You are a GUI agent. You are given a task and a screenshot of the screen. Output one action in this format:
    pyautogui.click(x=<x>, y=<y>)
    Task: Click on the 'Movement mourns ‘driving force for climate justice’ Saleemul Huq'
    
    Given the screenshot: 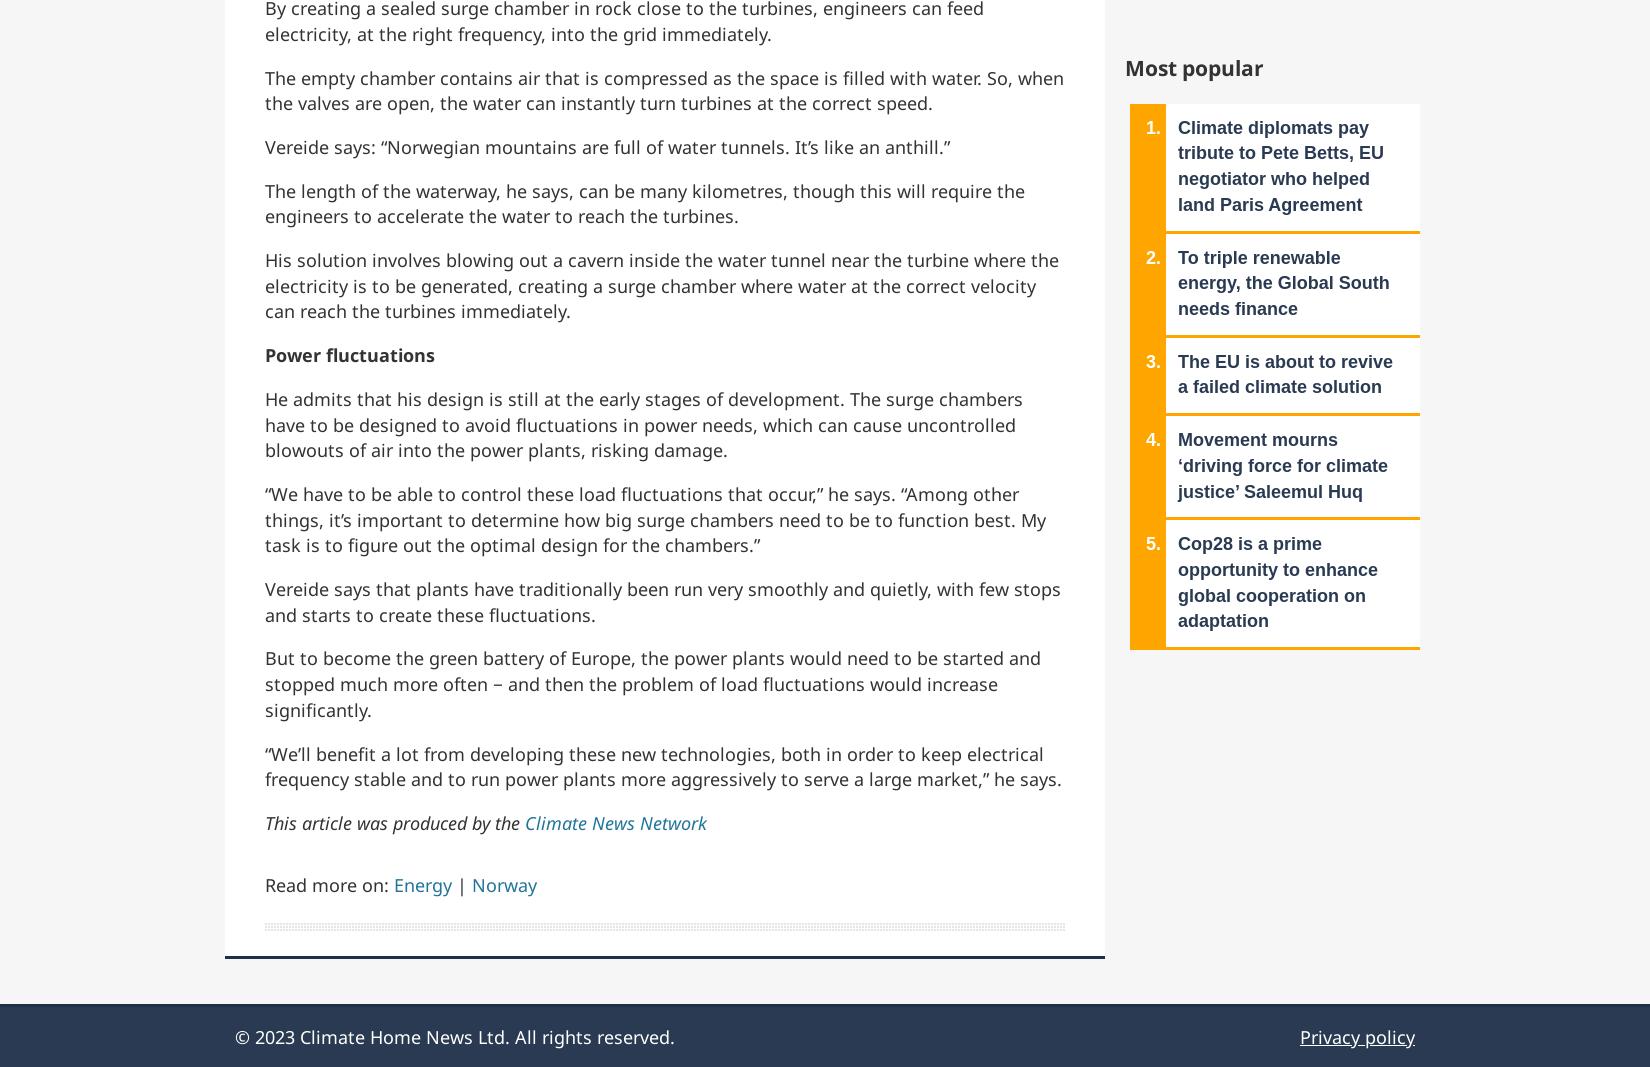 What is the action you would take?
    pyautogui.click(x=1282, y=464)
    